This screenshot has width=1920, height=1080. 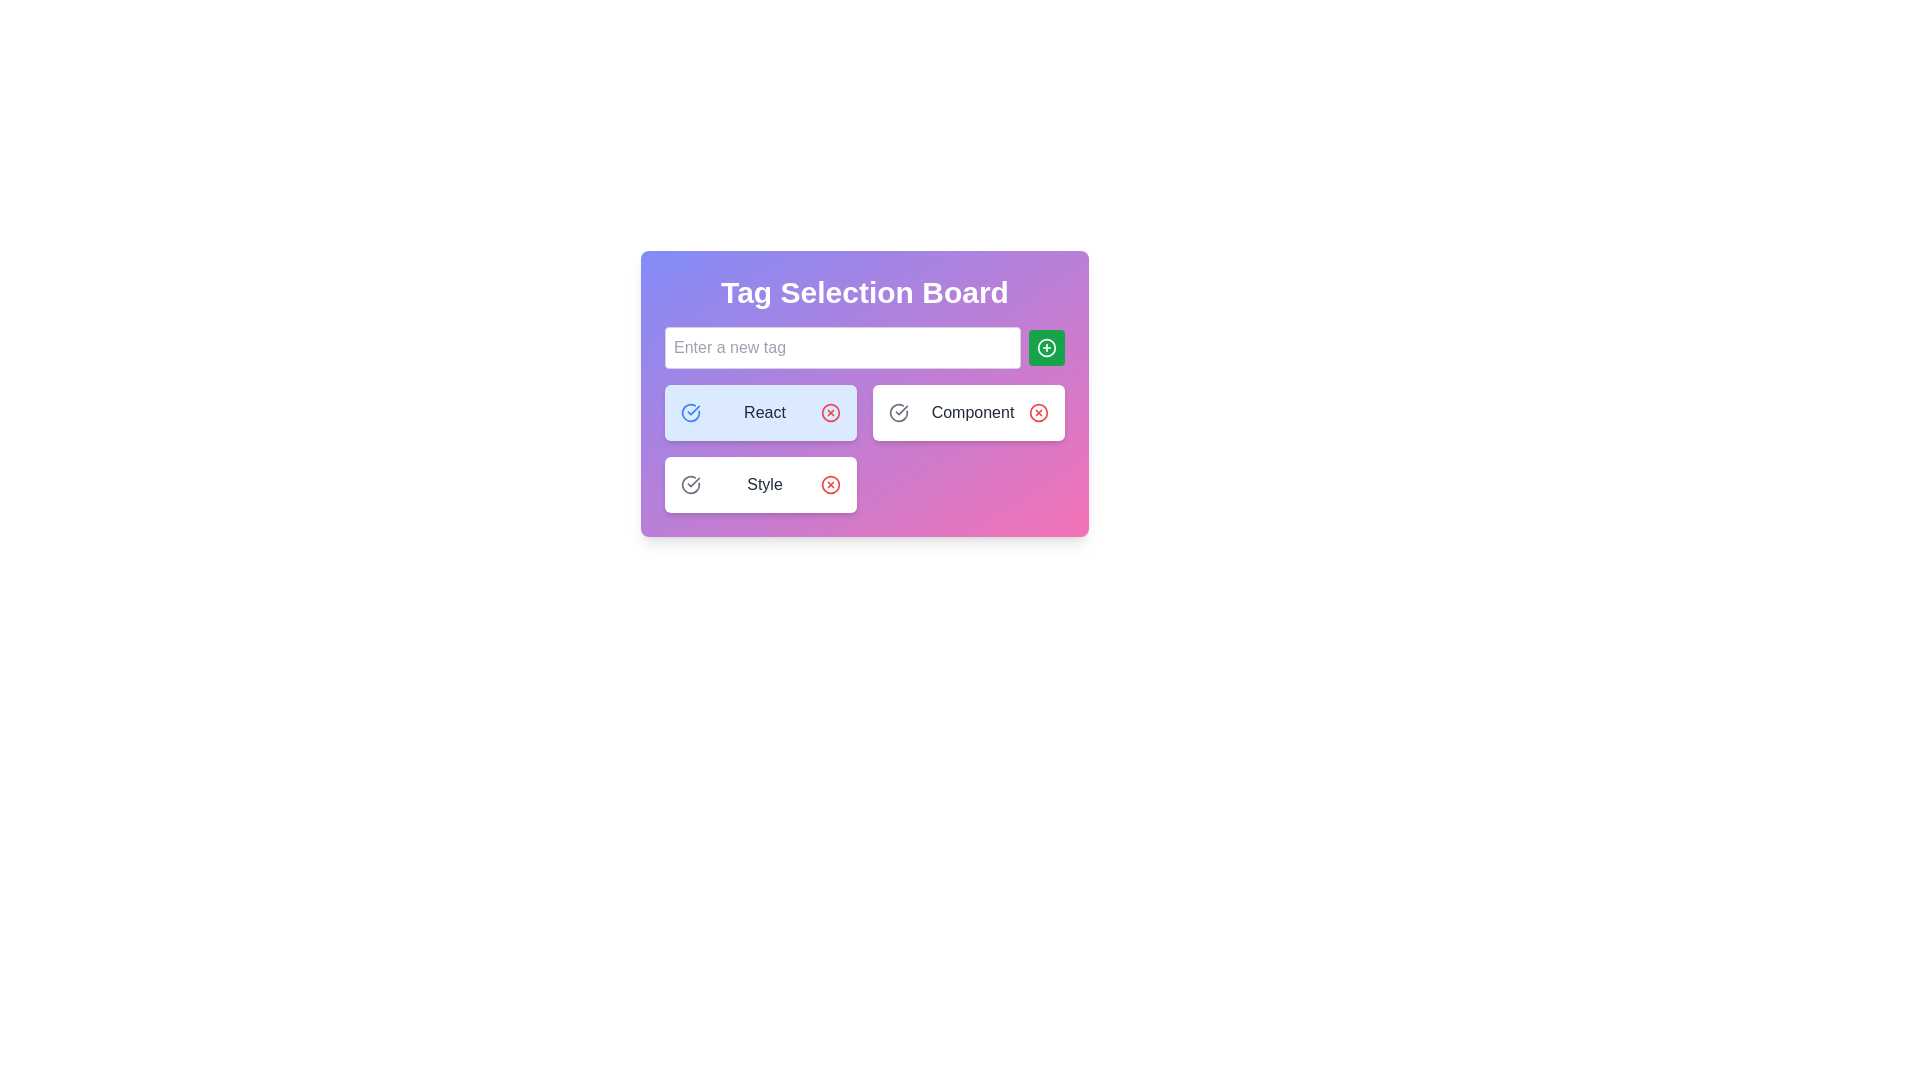 What do you see at coordinates (691, 411) in the screenshot?
I see `the visual feedback of the leftmost icon within the 'React' tag box in the 'Tag Selection Board' interface, indicating the associated tag is selected or active` at bounding box center [691, 411].